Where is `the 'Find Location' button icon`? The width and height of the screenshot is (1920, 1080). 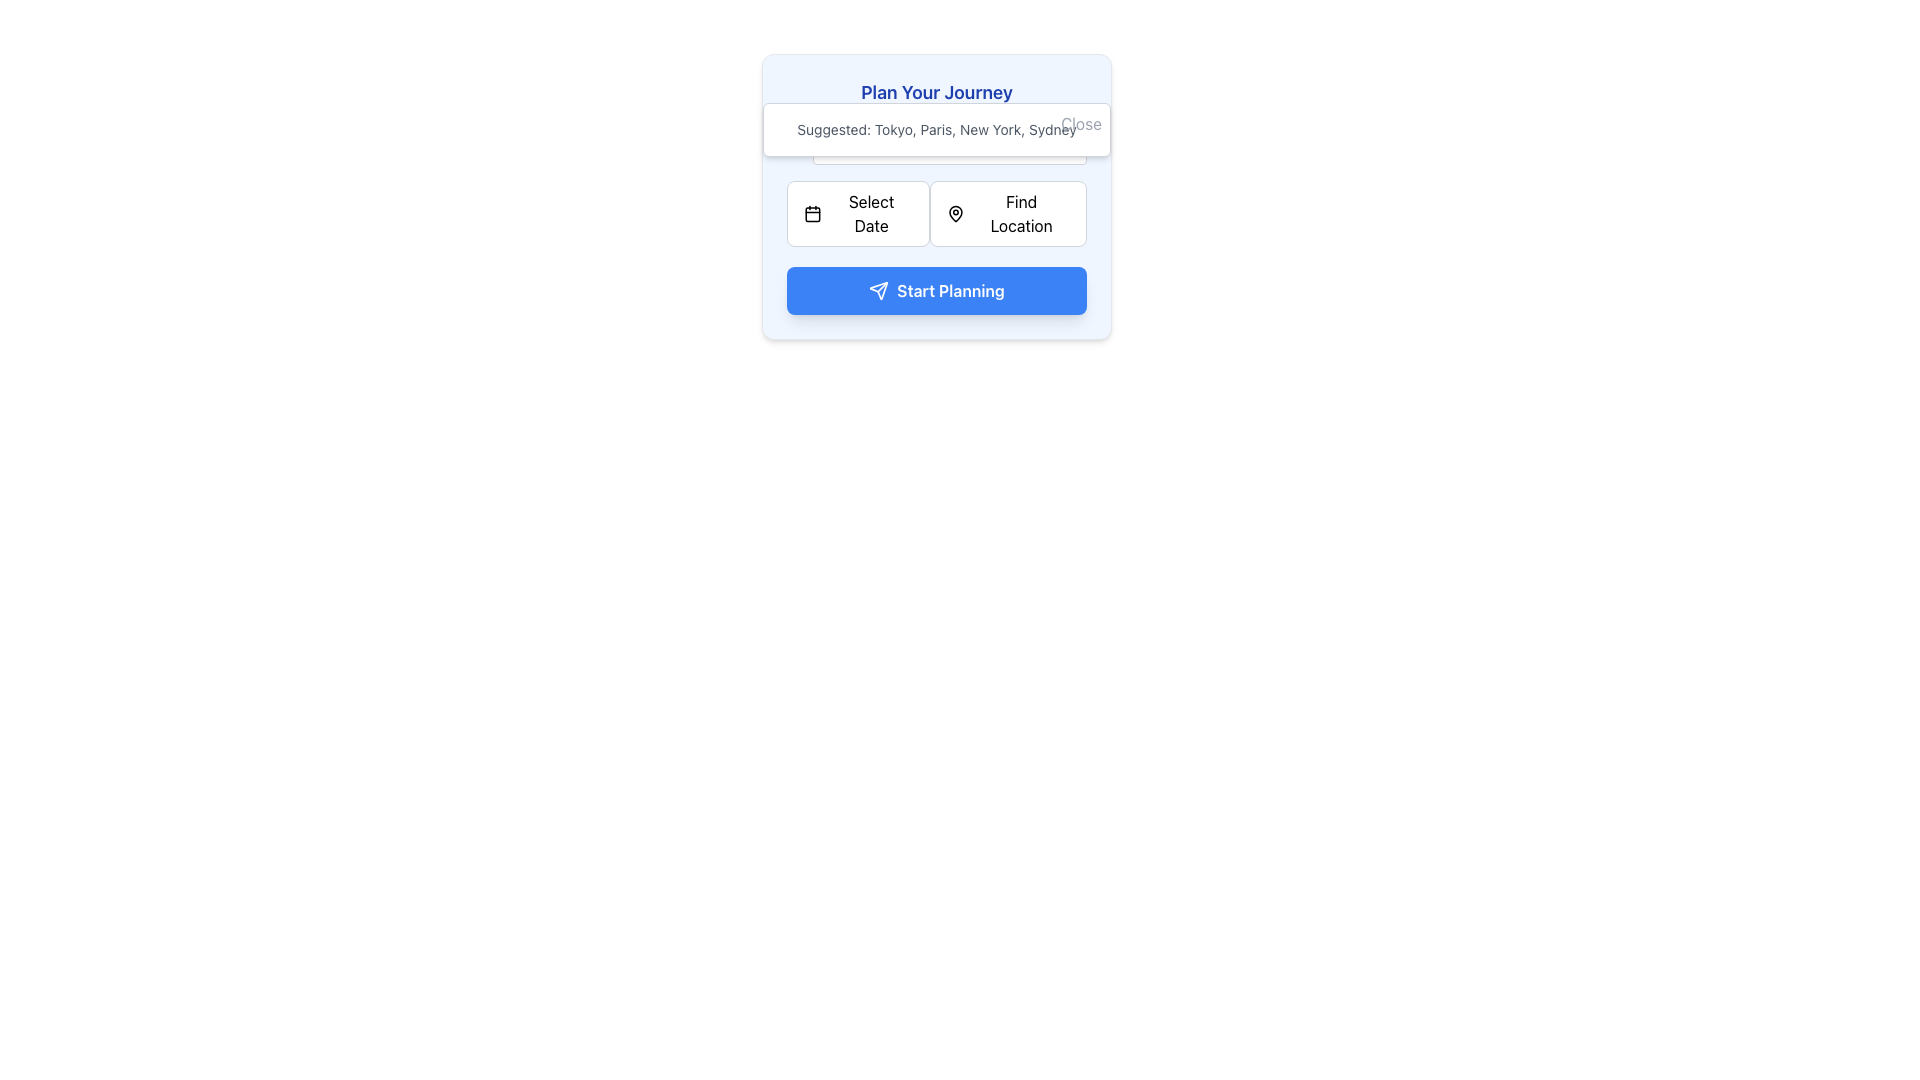
the 'Find Location' button icon is located at coordinates (954, 213).